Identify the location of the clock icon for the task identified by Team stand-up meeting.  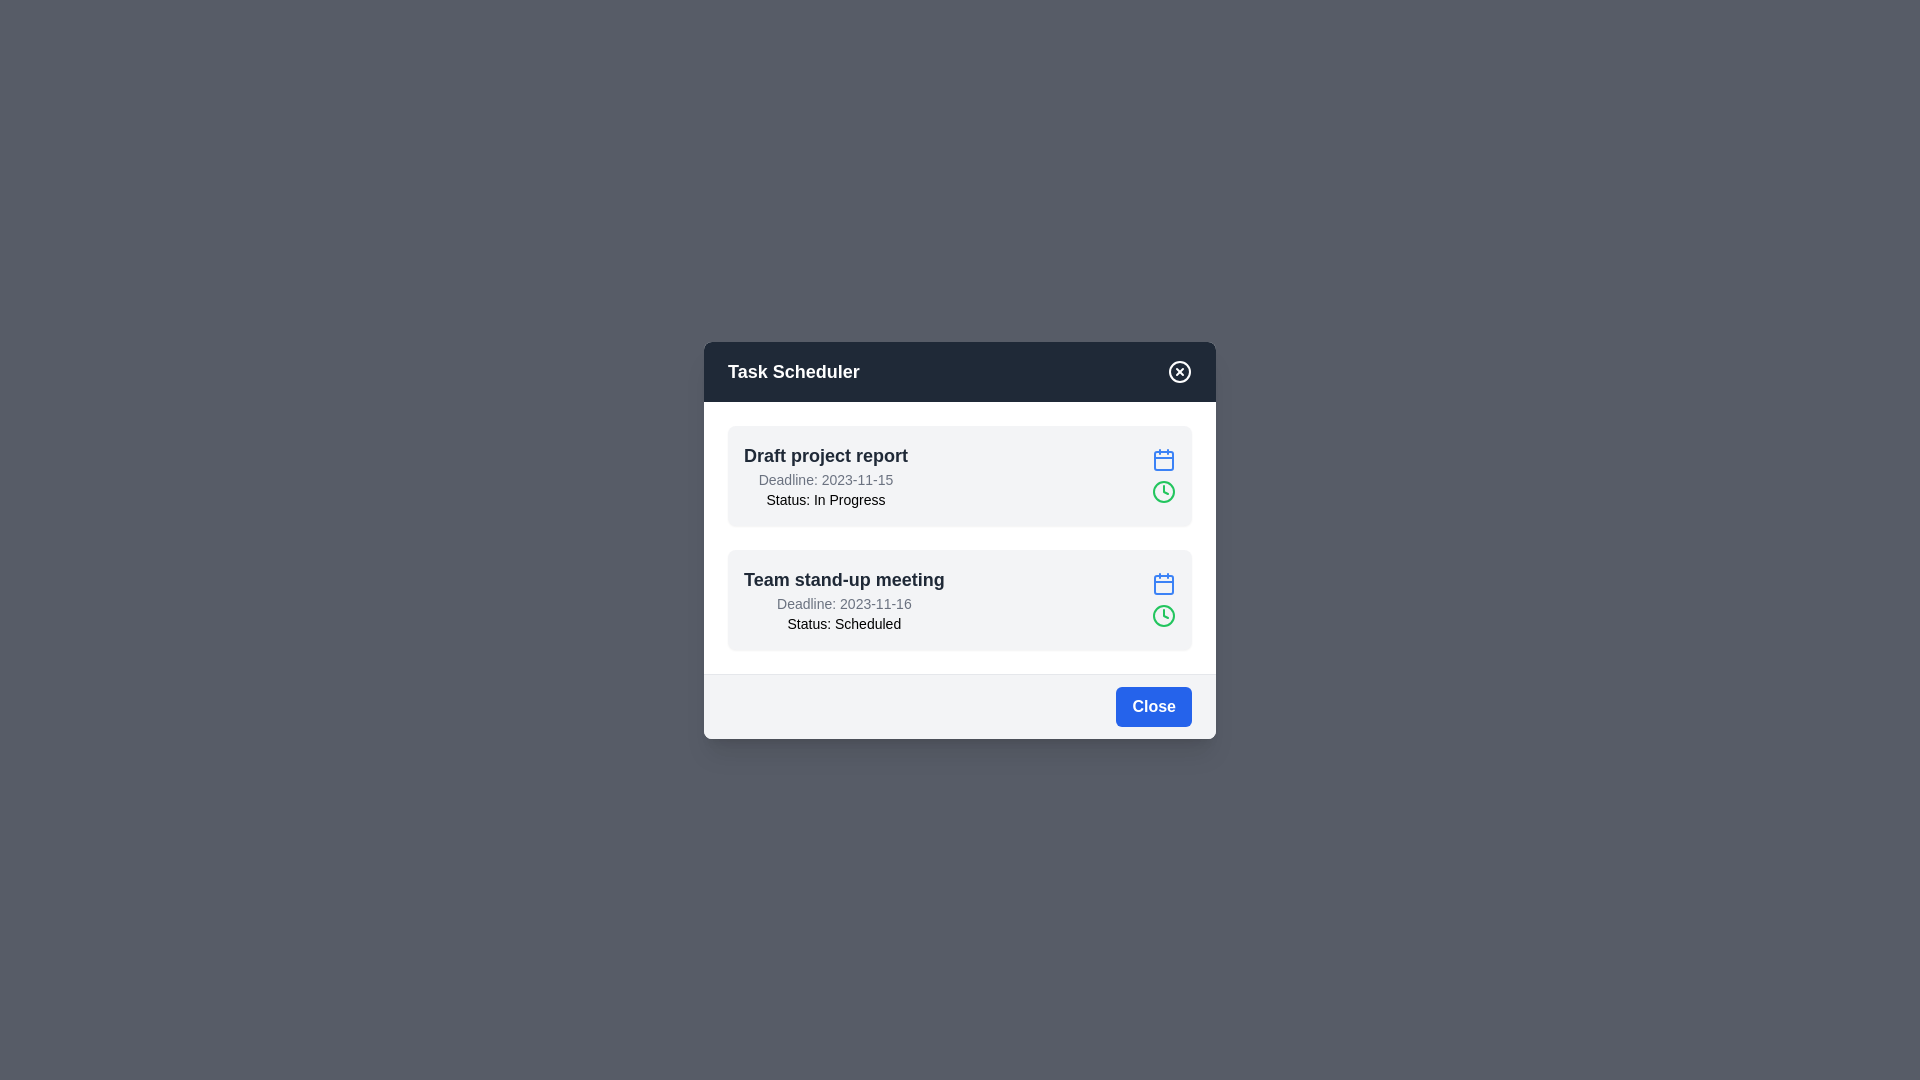
(1163, 614).